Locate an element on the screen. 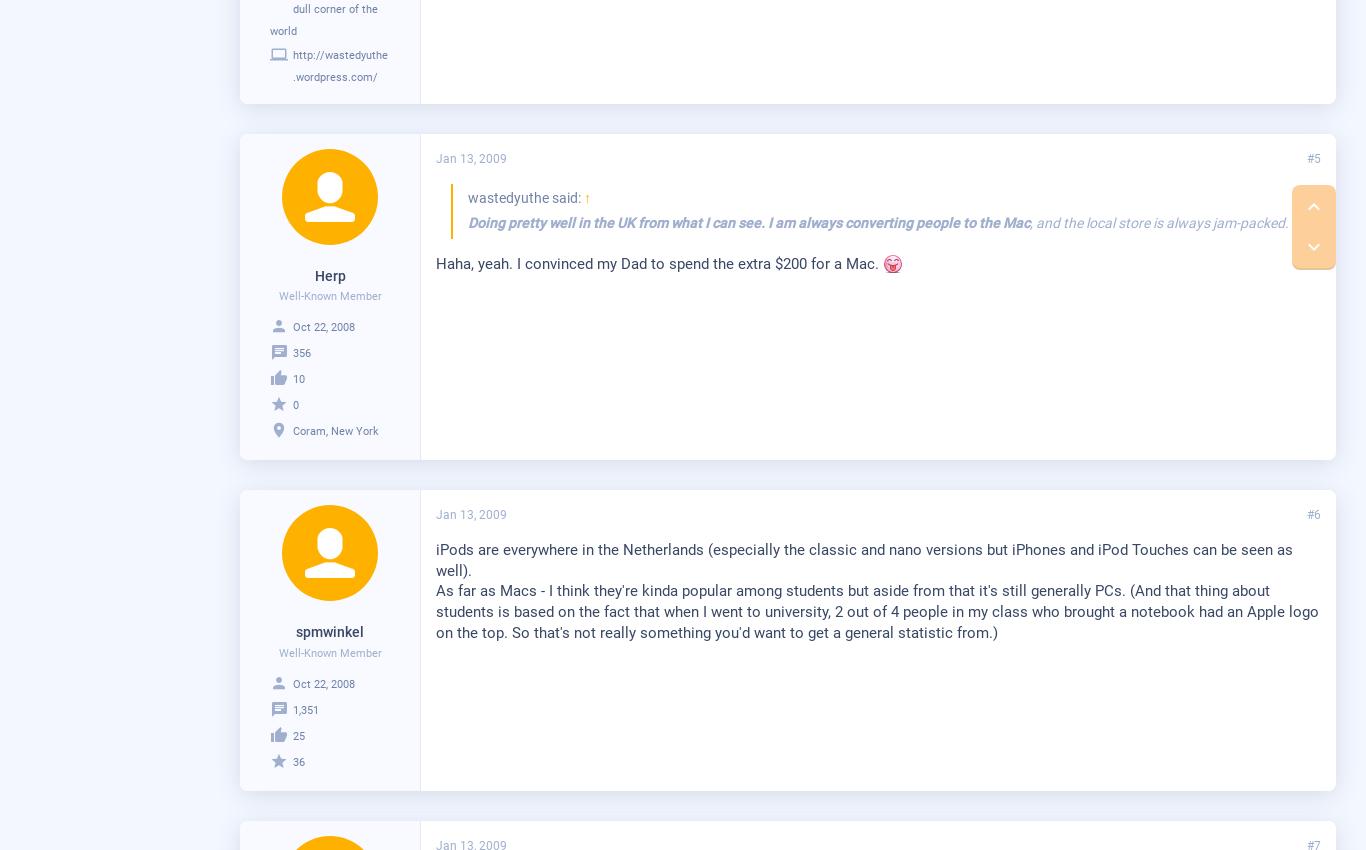 The width and height of the screenshot is (1366, 850). 'iPods are everywhere in the Netherlands (especially the classic and nano versions but iPhones and iPod Touches can be seen as well).' is located at coordinates (863, 559).